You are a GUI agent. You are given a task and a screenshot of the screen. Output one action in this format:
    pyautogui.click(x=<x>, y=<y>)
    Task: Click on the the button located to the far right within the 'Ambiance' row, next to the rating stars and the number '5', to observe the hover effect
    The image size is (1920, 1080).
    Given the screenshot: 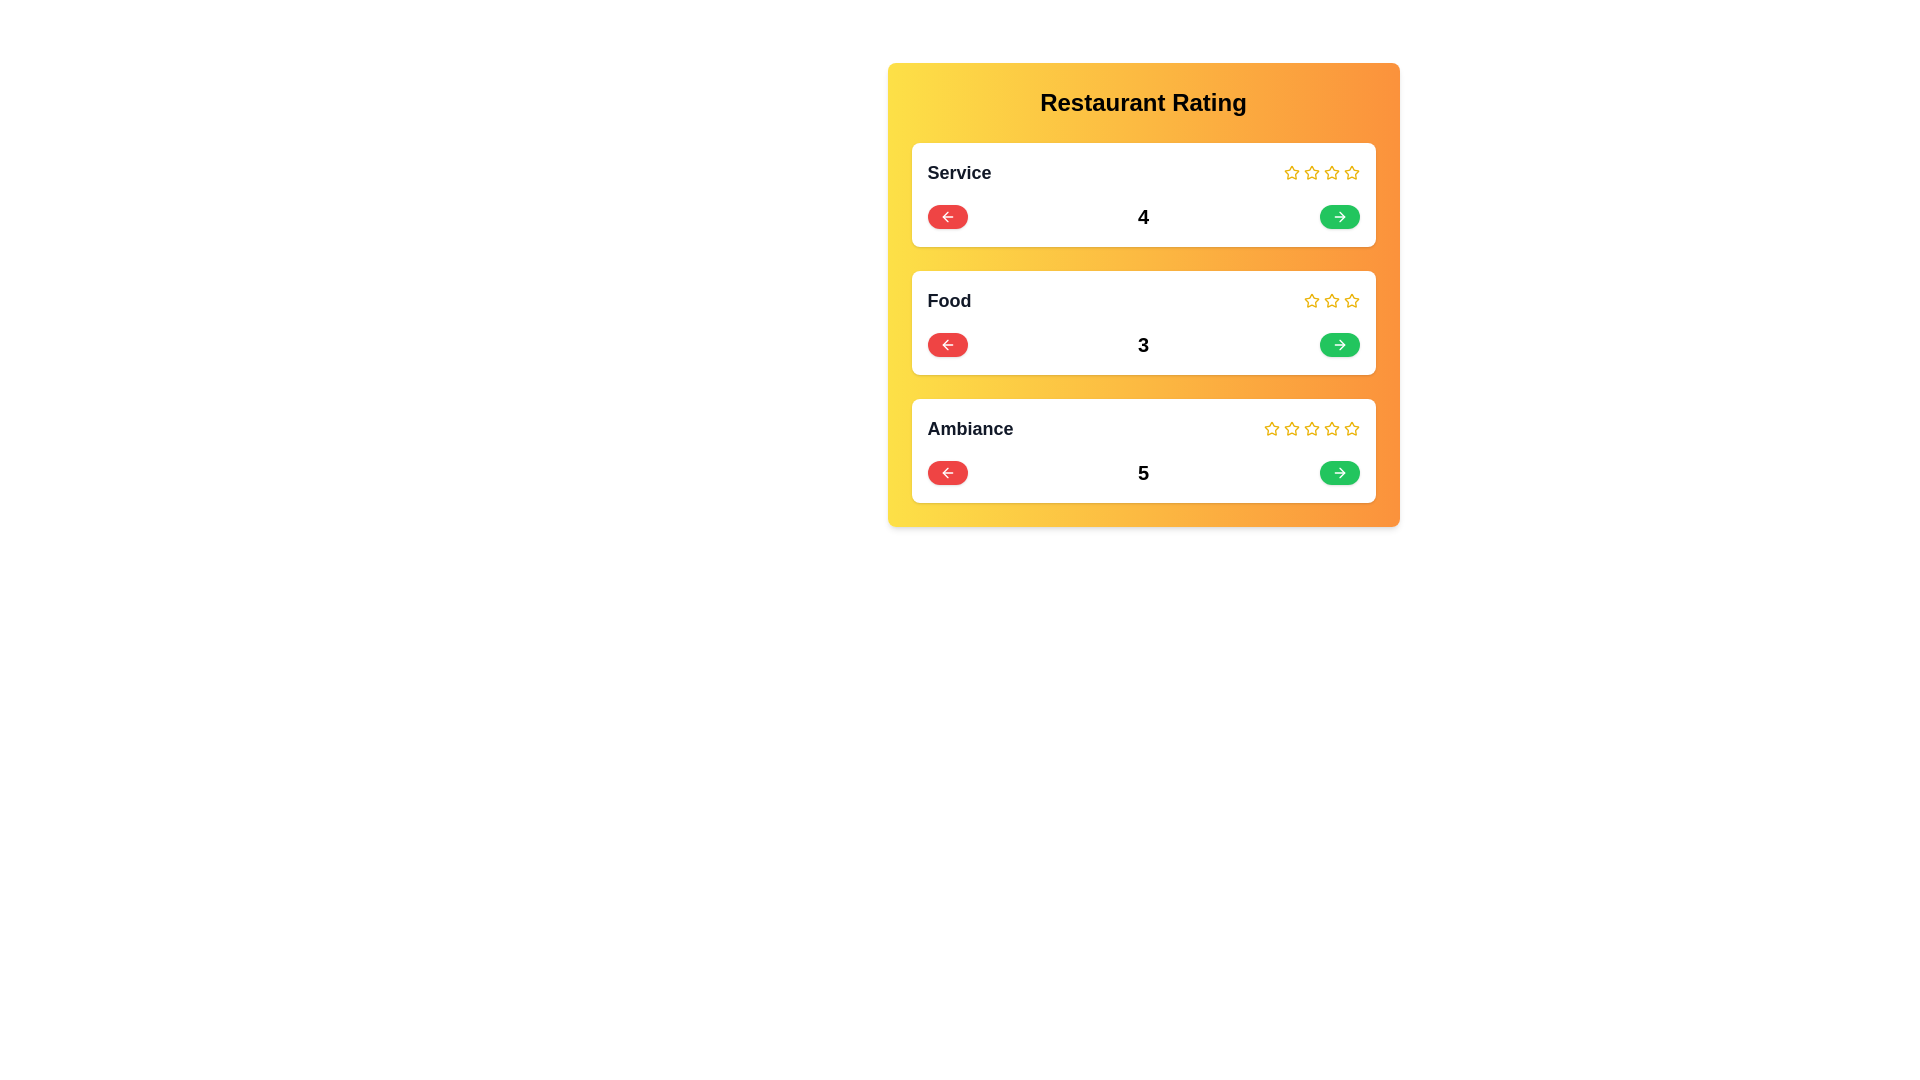 What is the action you would take?
    pyautogui.click(x=1339, y=473)
    